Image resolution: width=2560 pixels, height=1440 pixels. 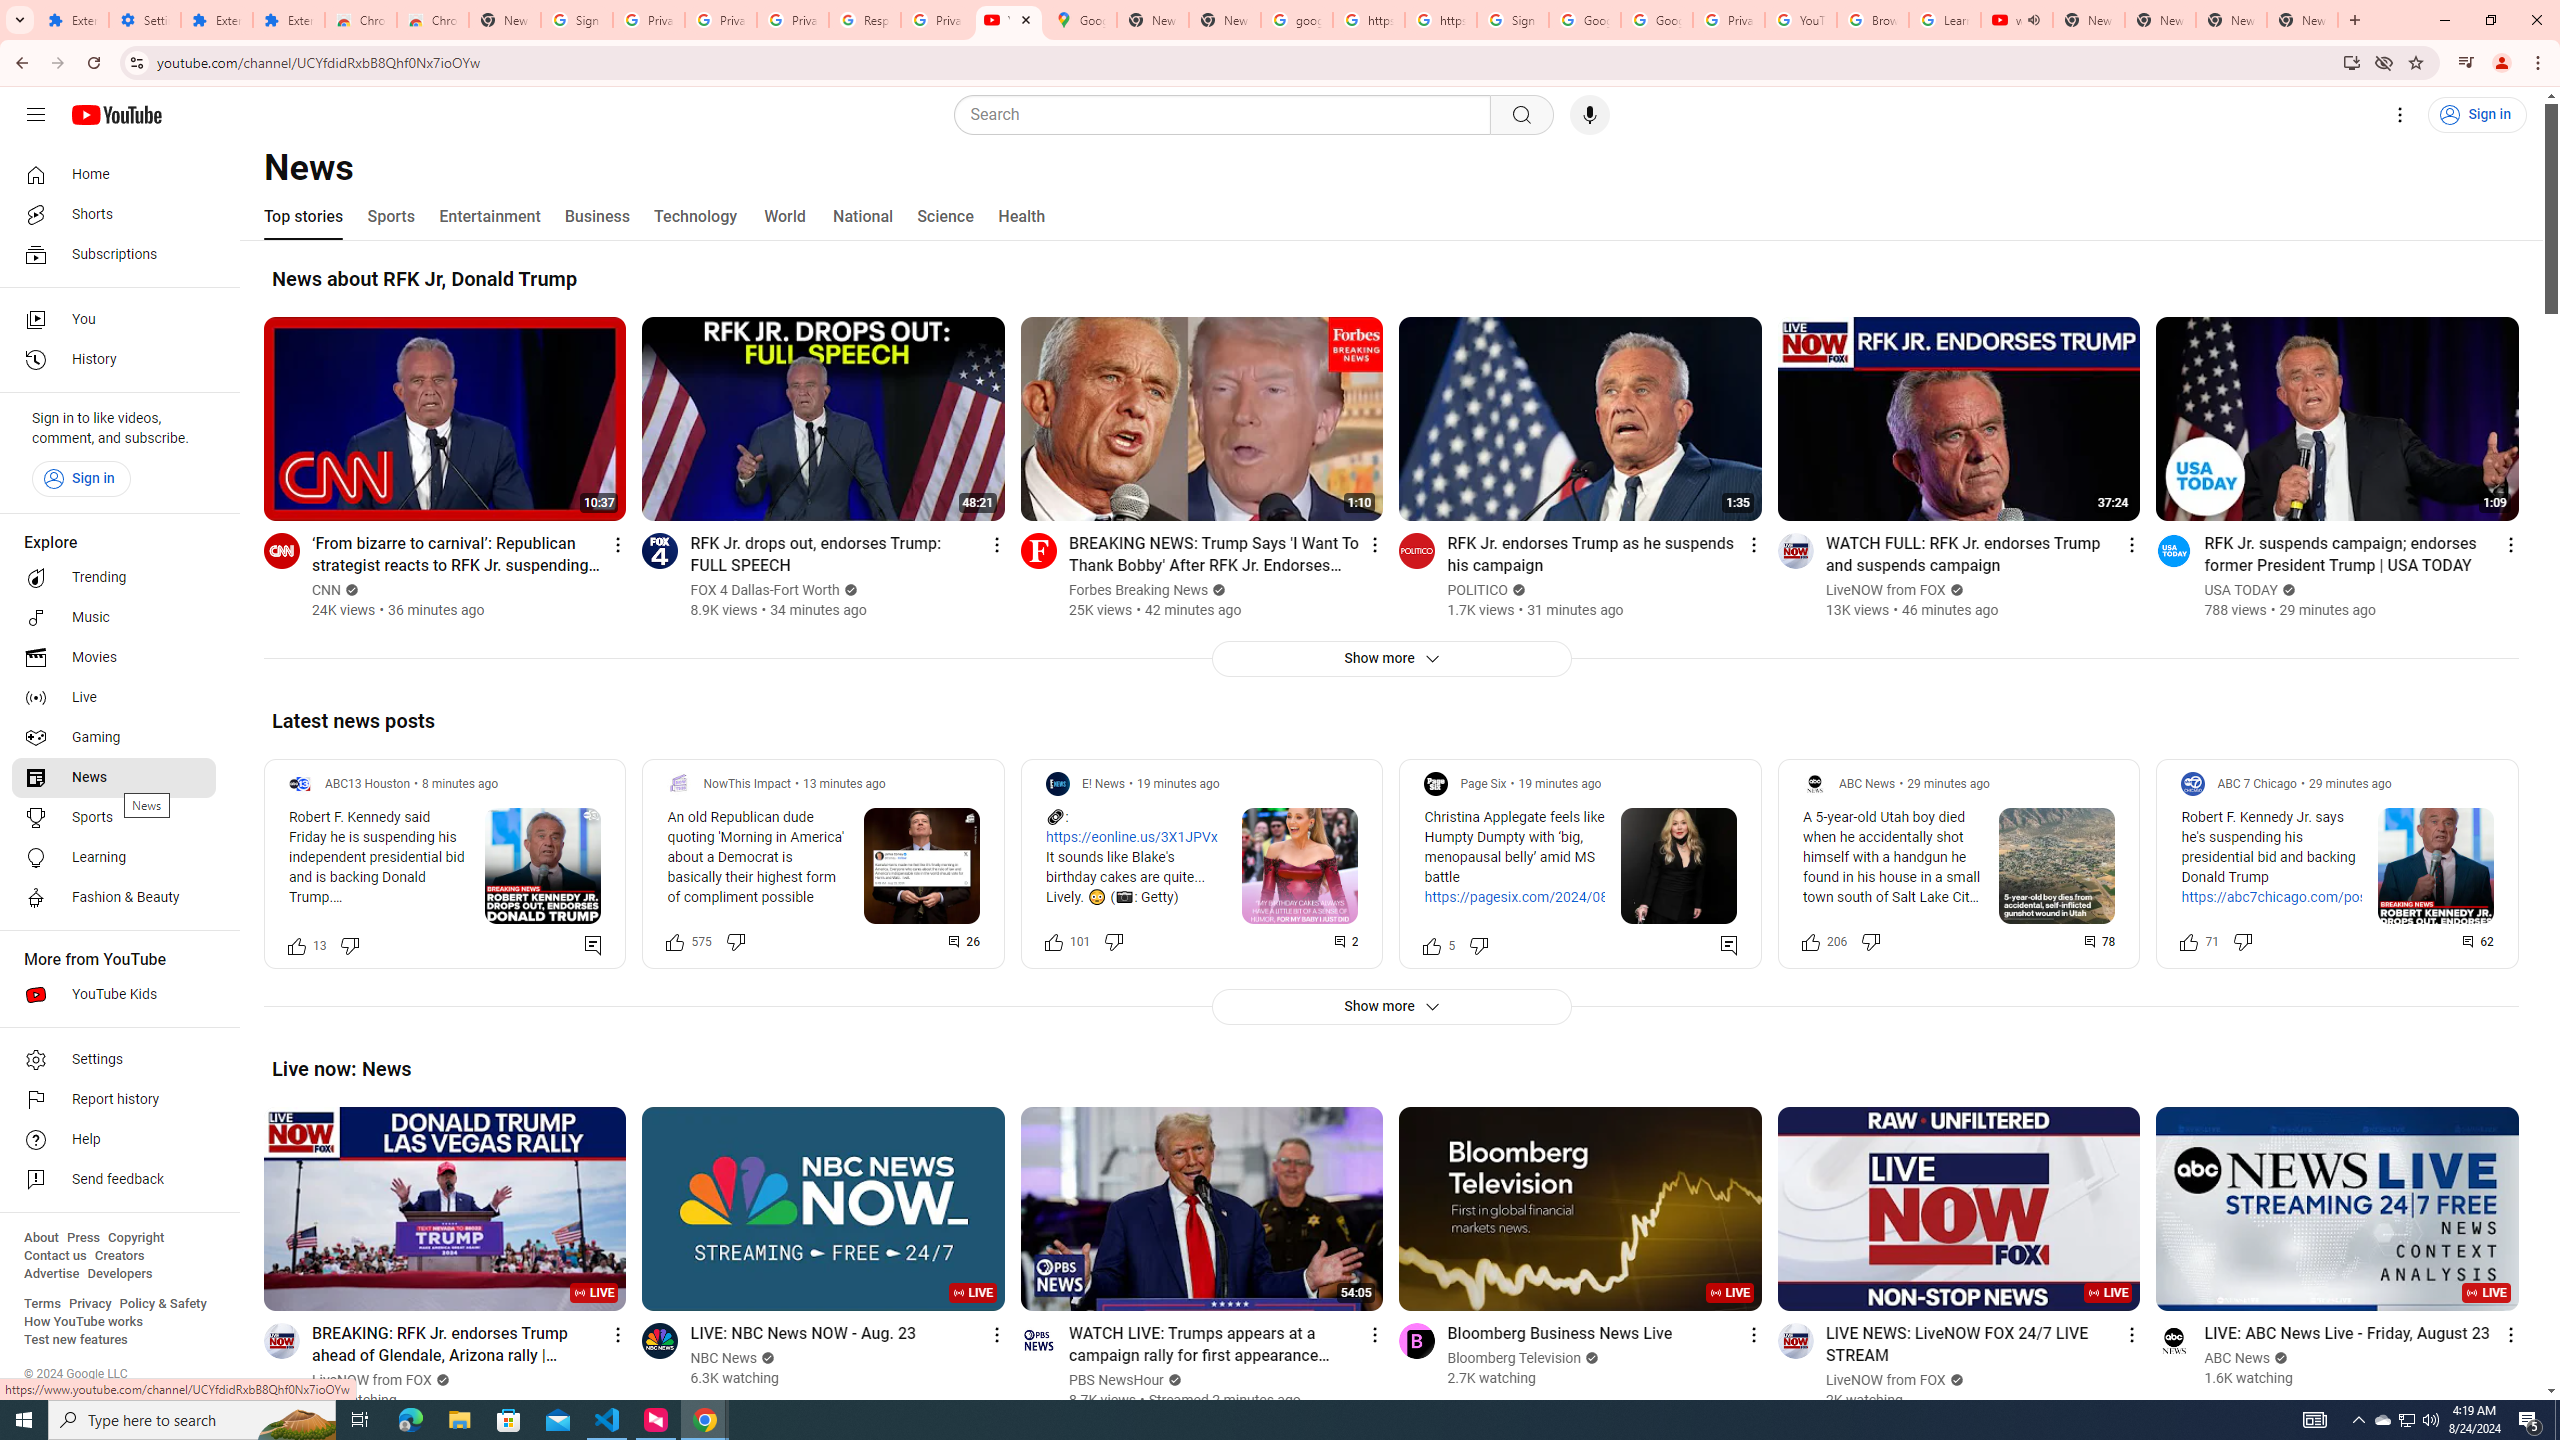 I want to click on 'https://scholar.google.com/', so click(x=1367, y=19).